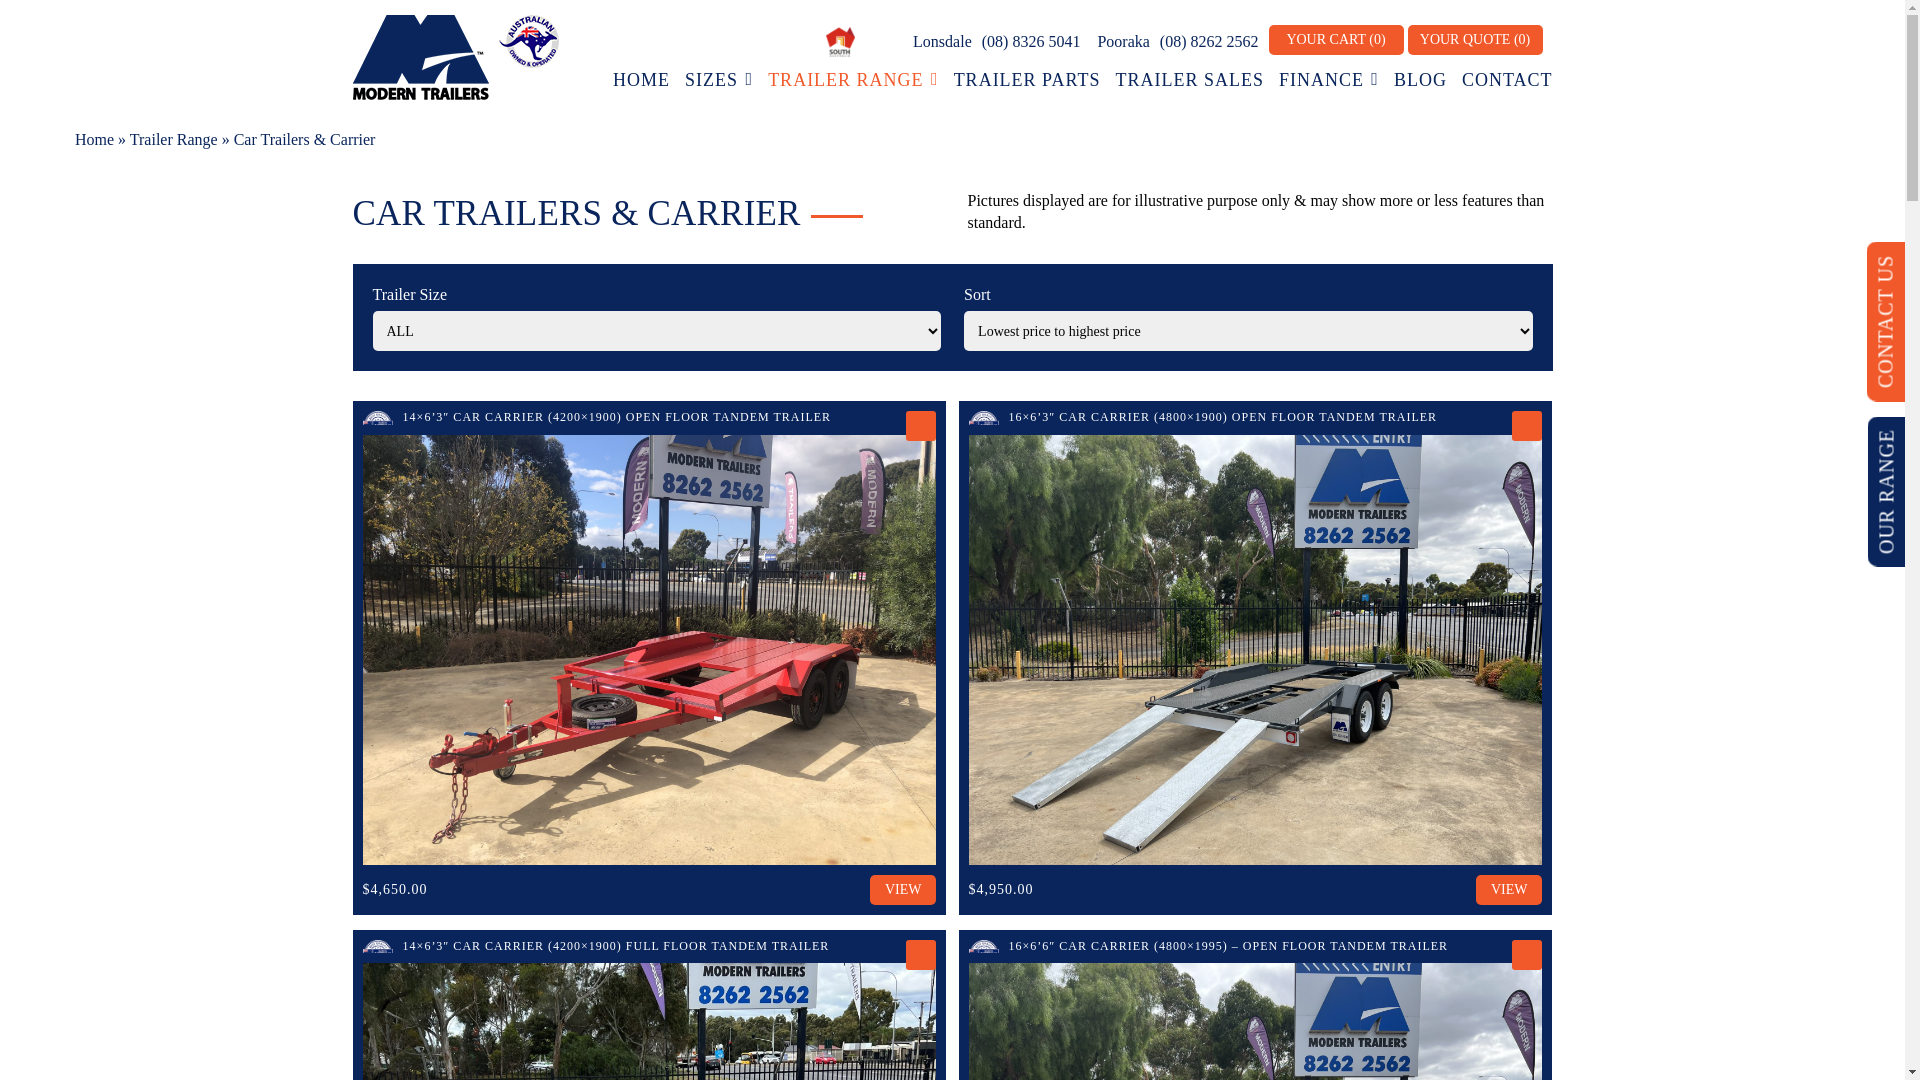 The image size is (1920, 1080). Describe the element at coordinates (1507, 79) in the screenshot. I see `'CONTACT'` at that location.